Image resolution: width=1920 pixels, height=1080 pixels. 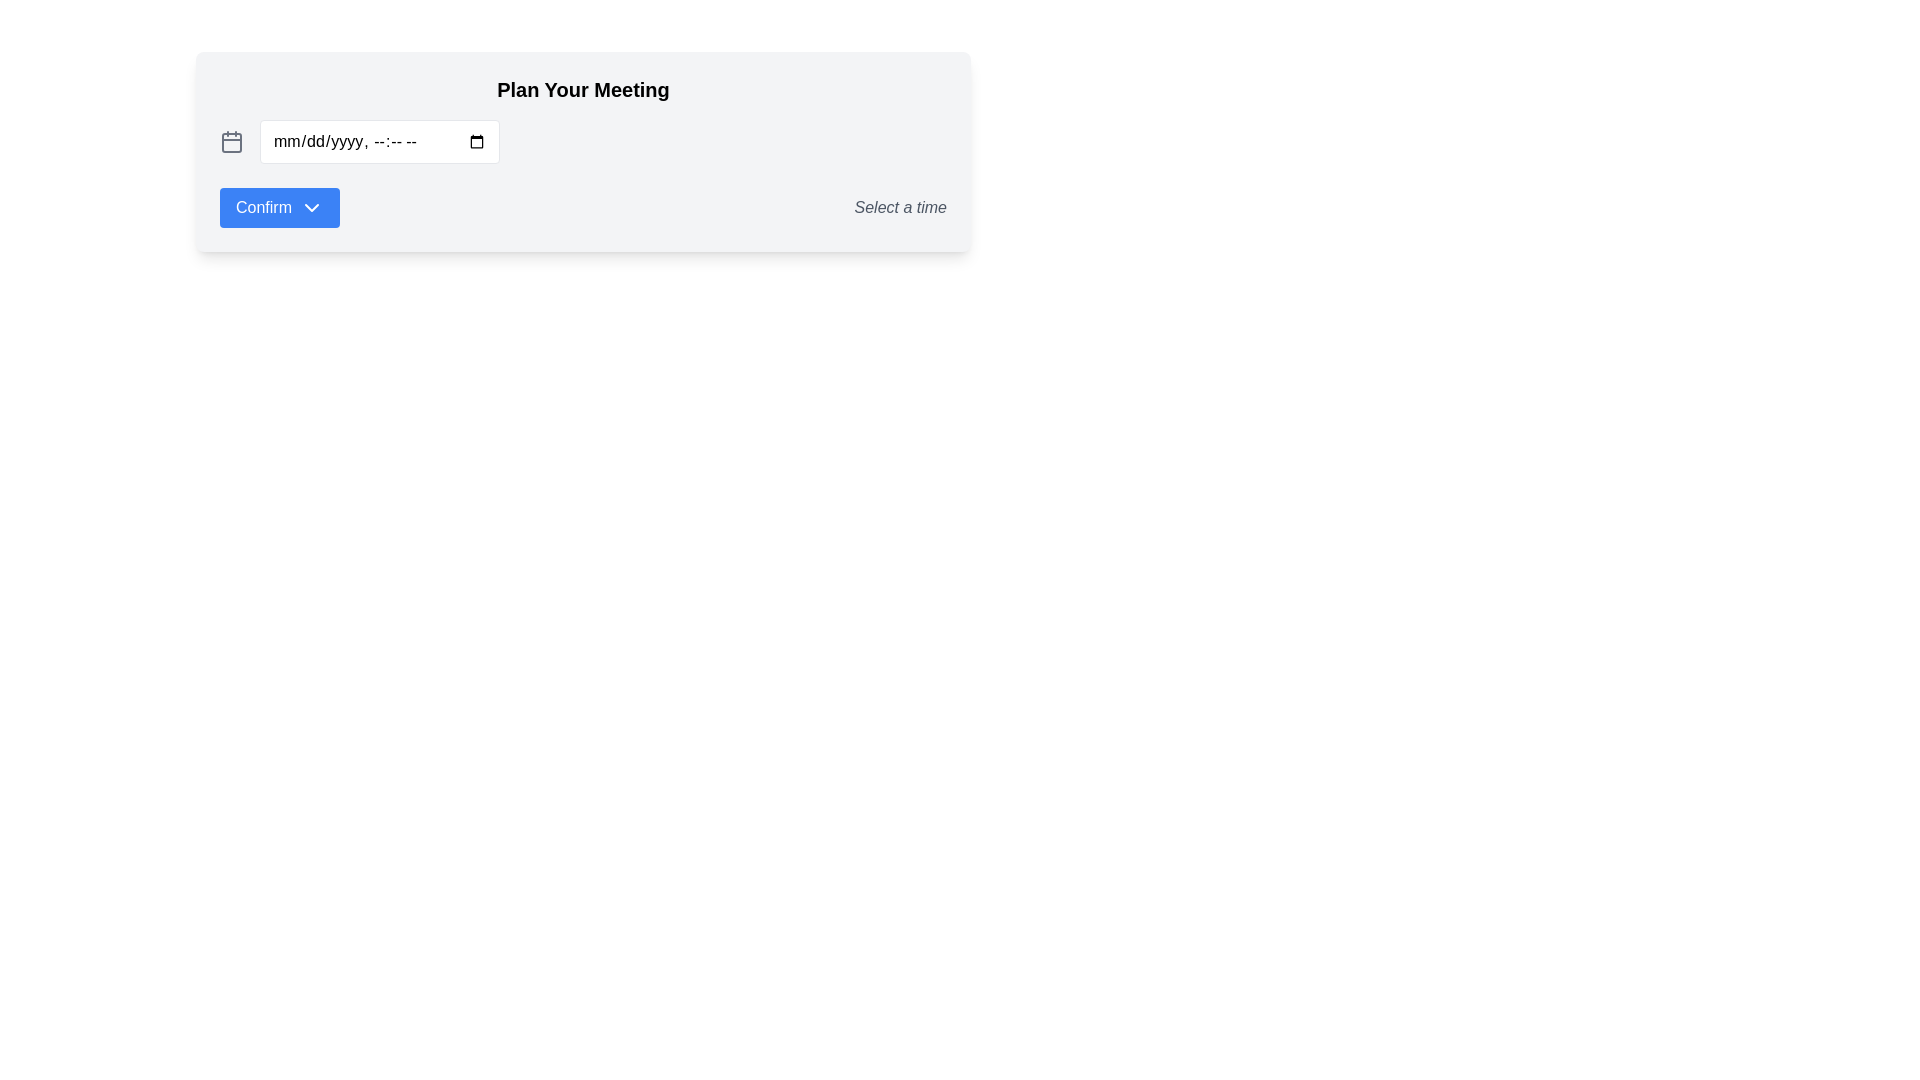 What do you see at coordinates (231, 141) in the screenshot?
I see `the date picker icon located at the far left of its group, next to the date input field` at bounding box center [231, 141].